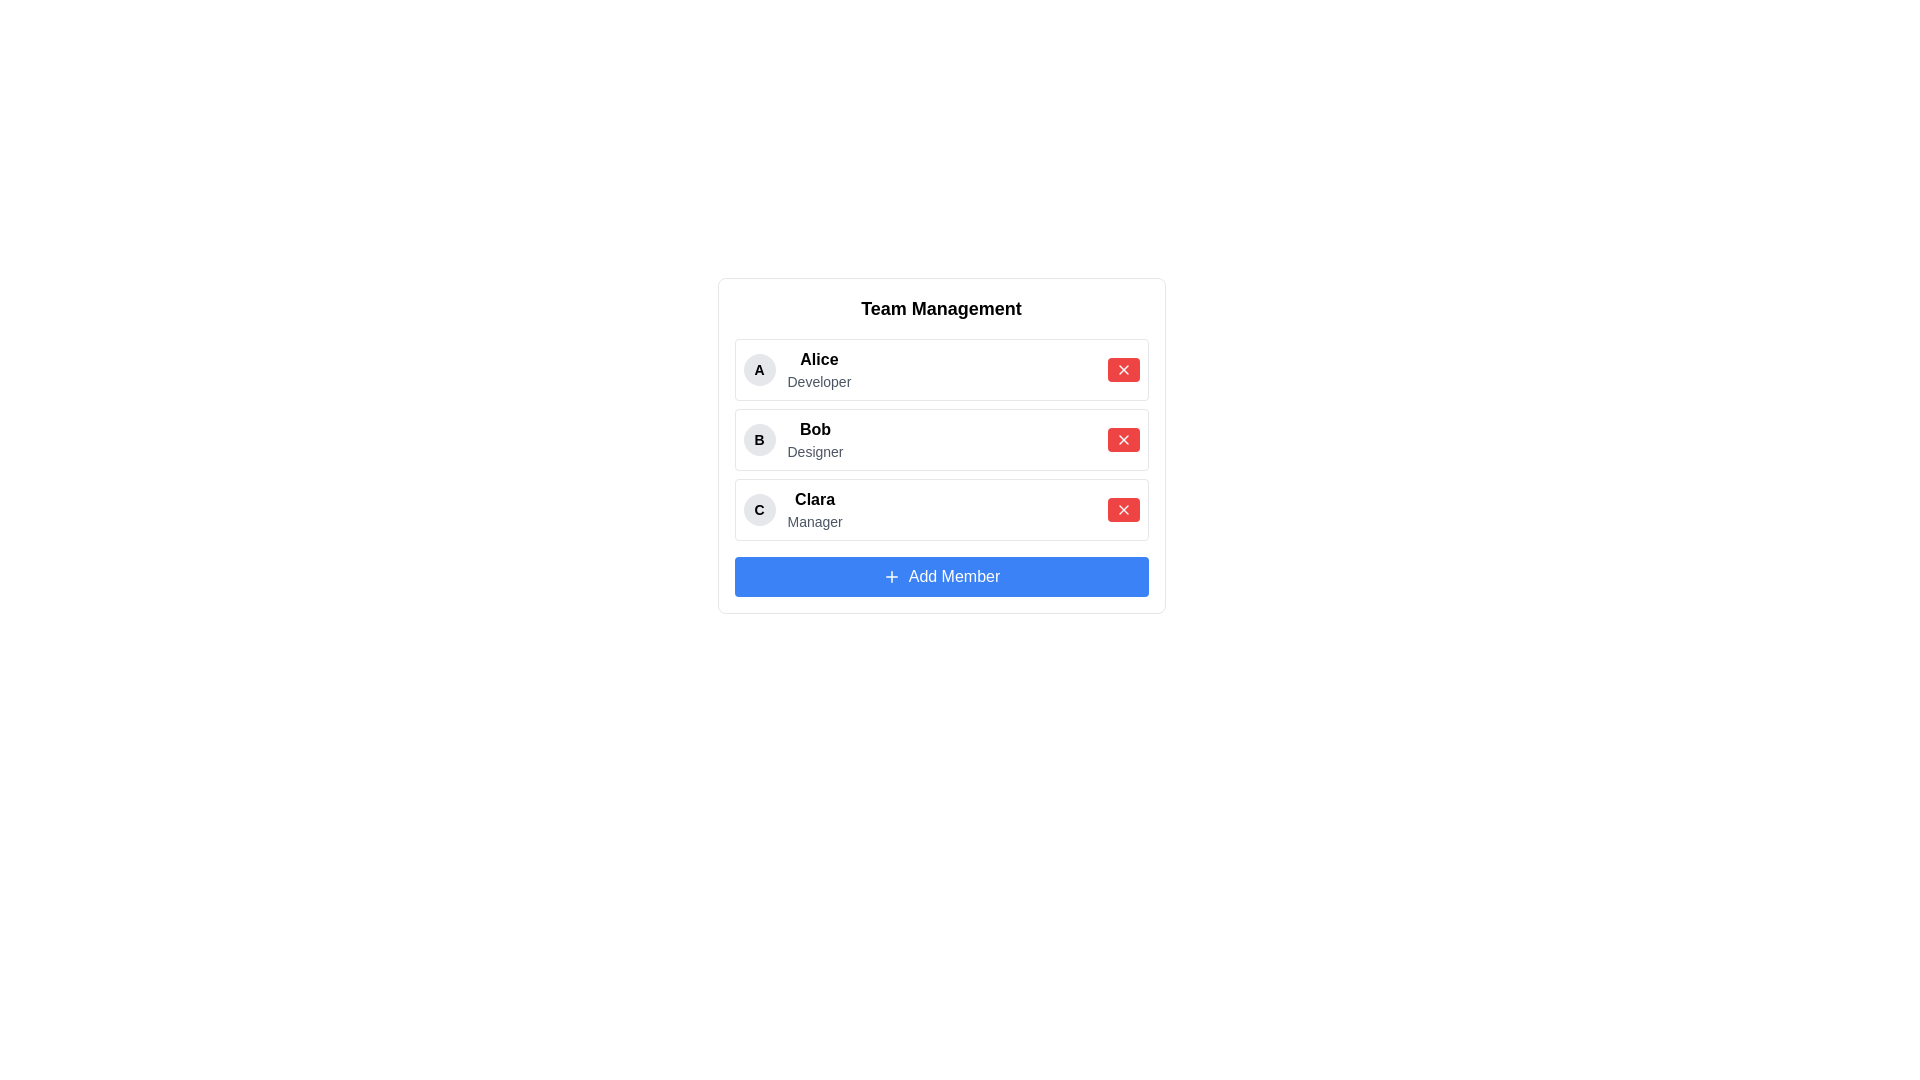 This screenshot has height=1080, width=1920. What do you see at coordinates (890, 577) in the screenshot?
I see `the 'Add Member' button, which is a blue rounded rectangle with a '+' icon and text` at bounding box center [890, 577].